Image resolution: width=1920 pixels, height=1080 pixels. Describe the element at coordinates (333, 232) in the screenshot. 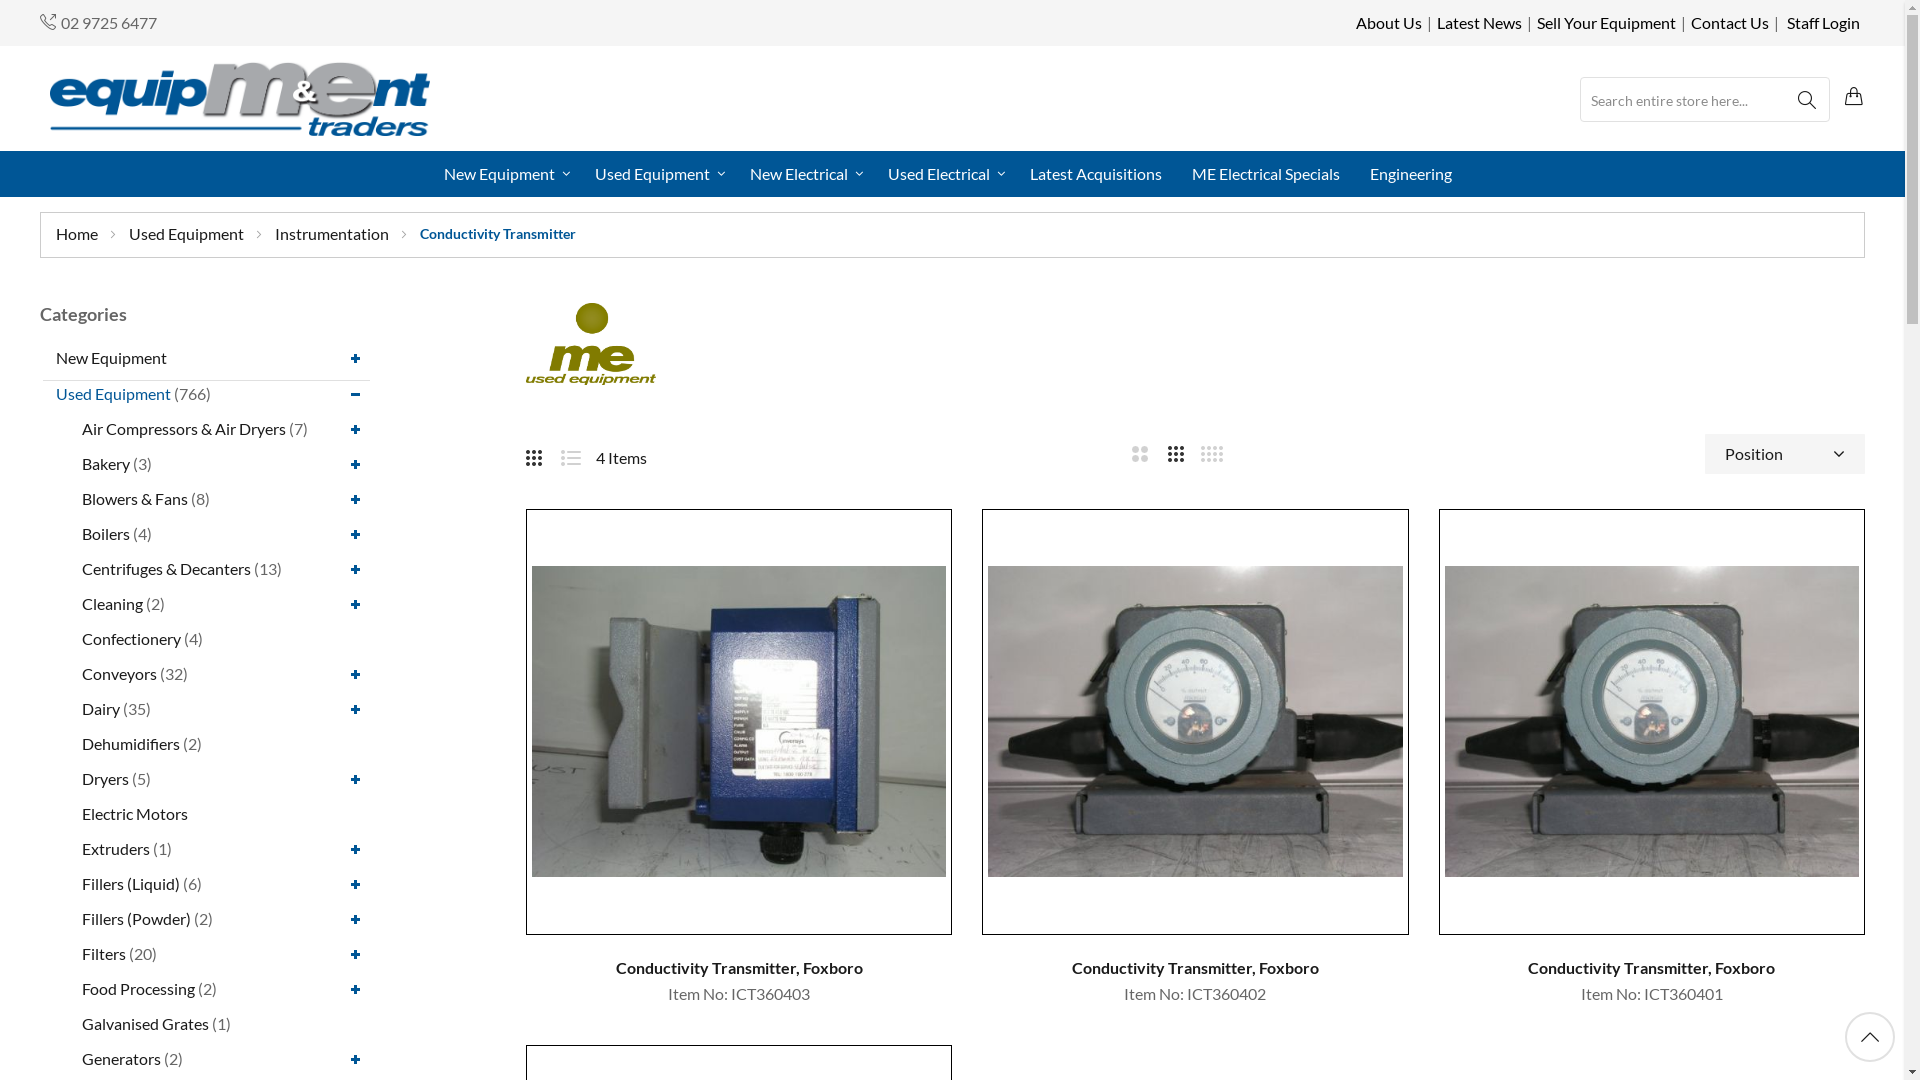

I see `'Instrumentation'` at that location.